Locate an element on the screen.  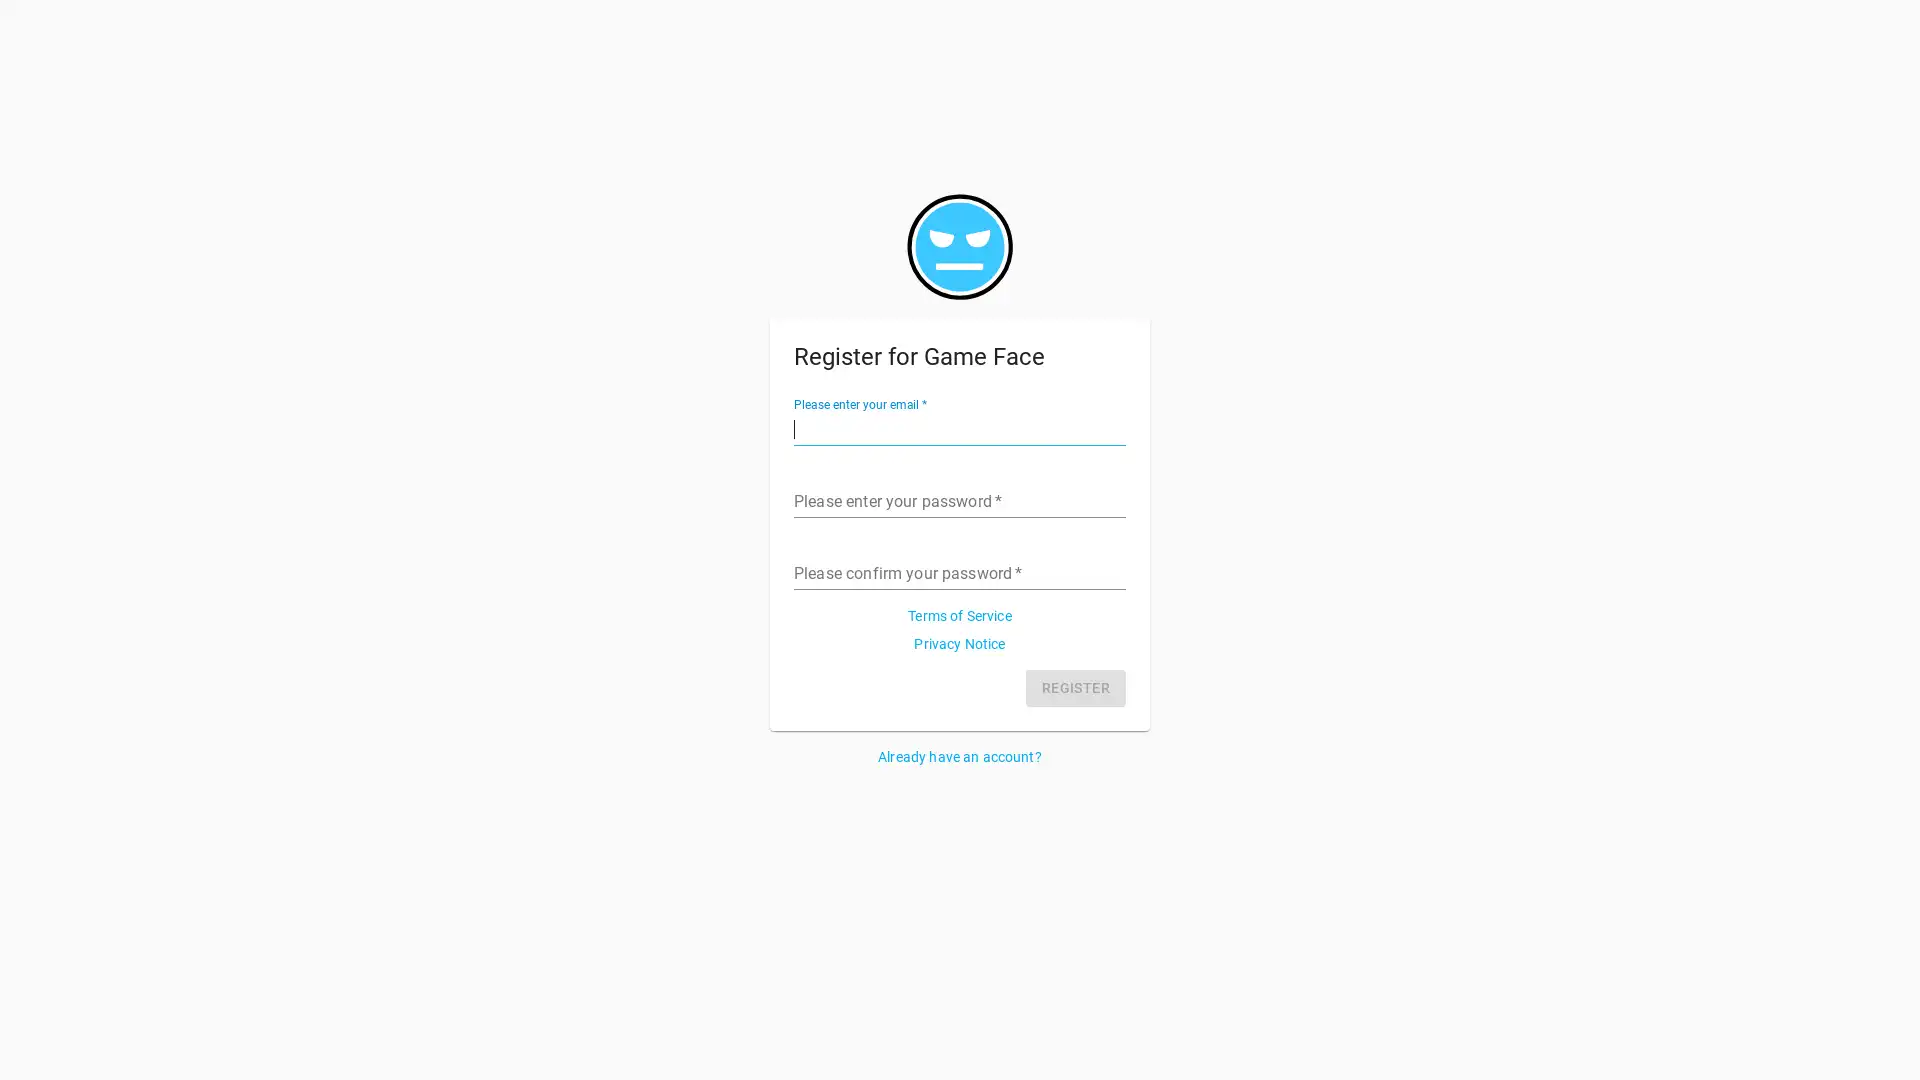
REGISTER is located at coordinates (1074, 686).